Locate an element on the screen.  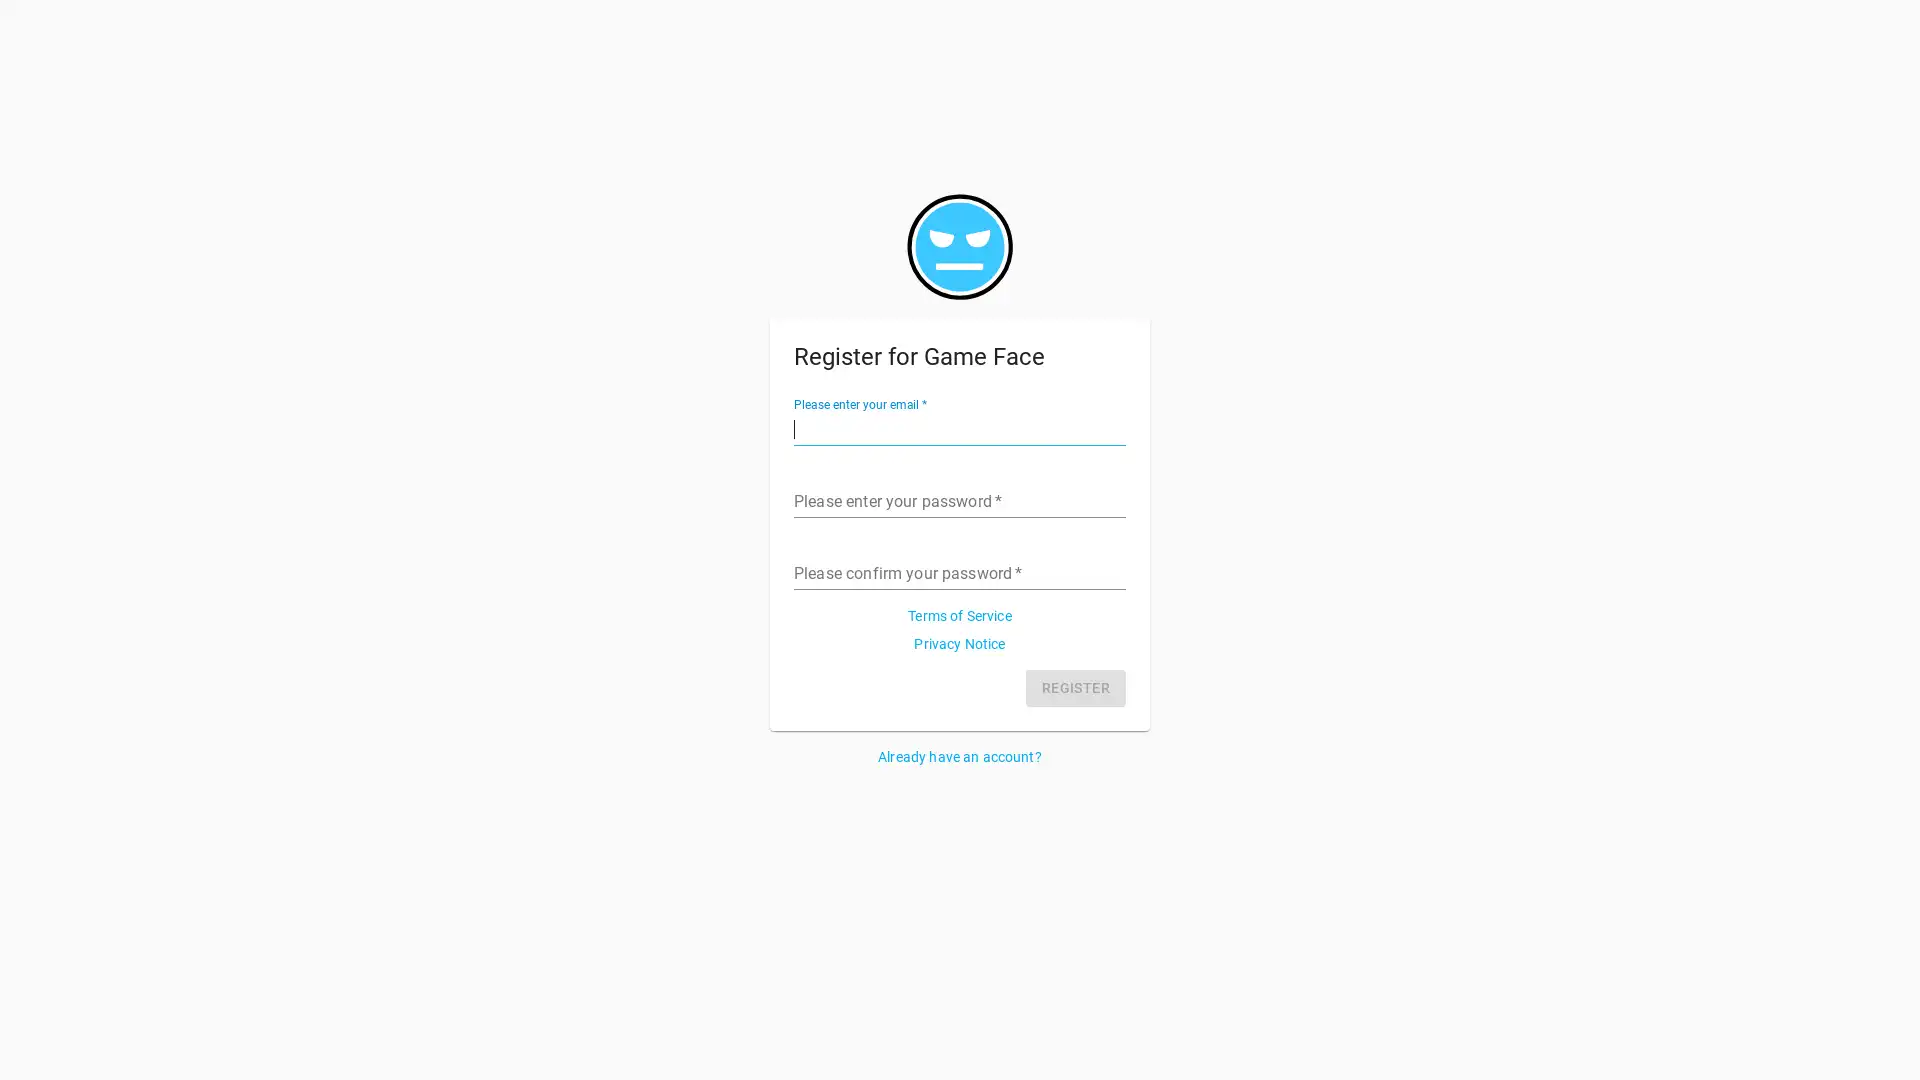
REGISTER is located at coordinates (1074, 686).